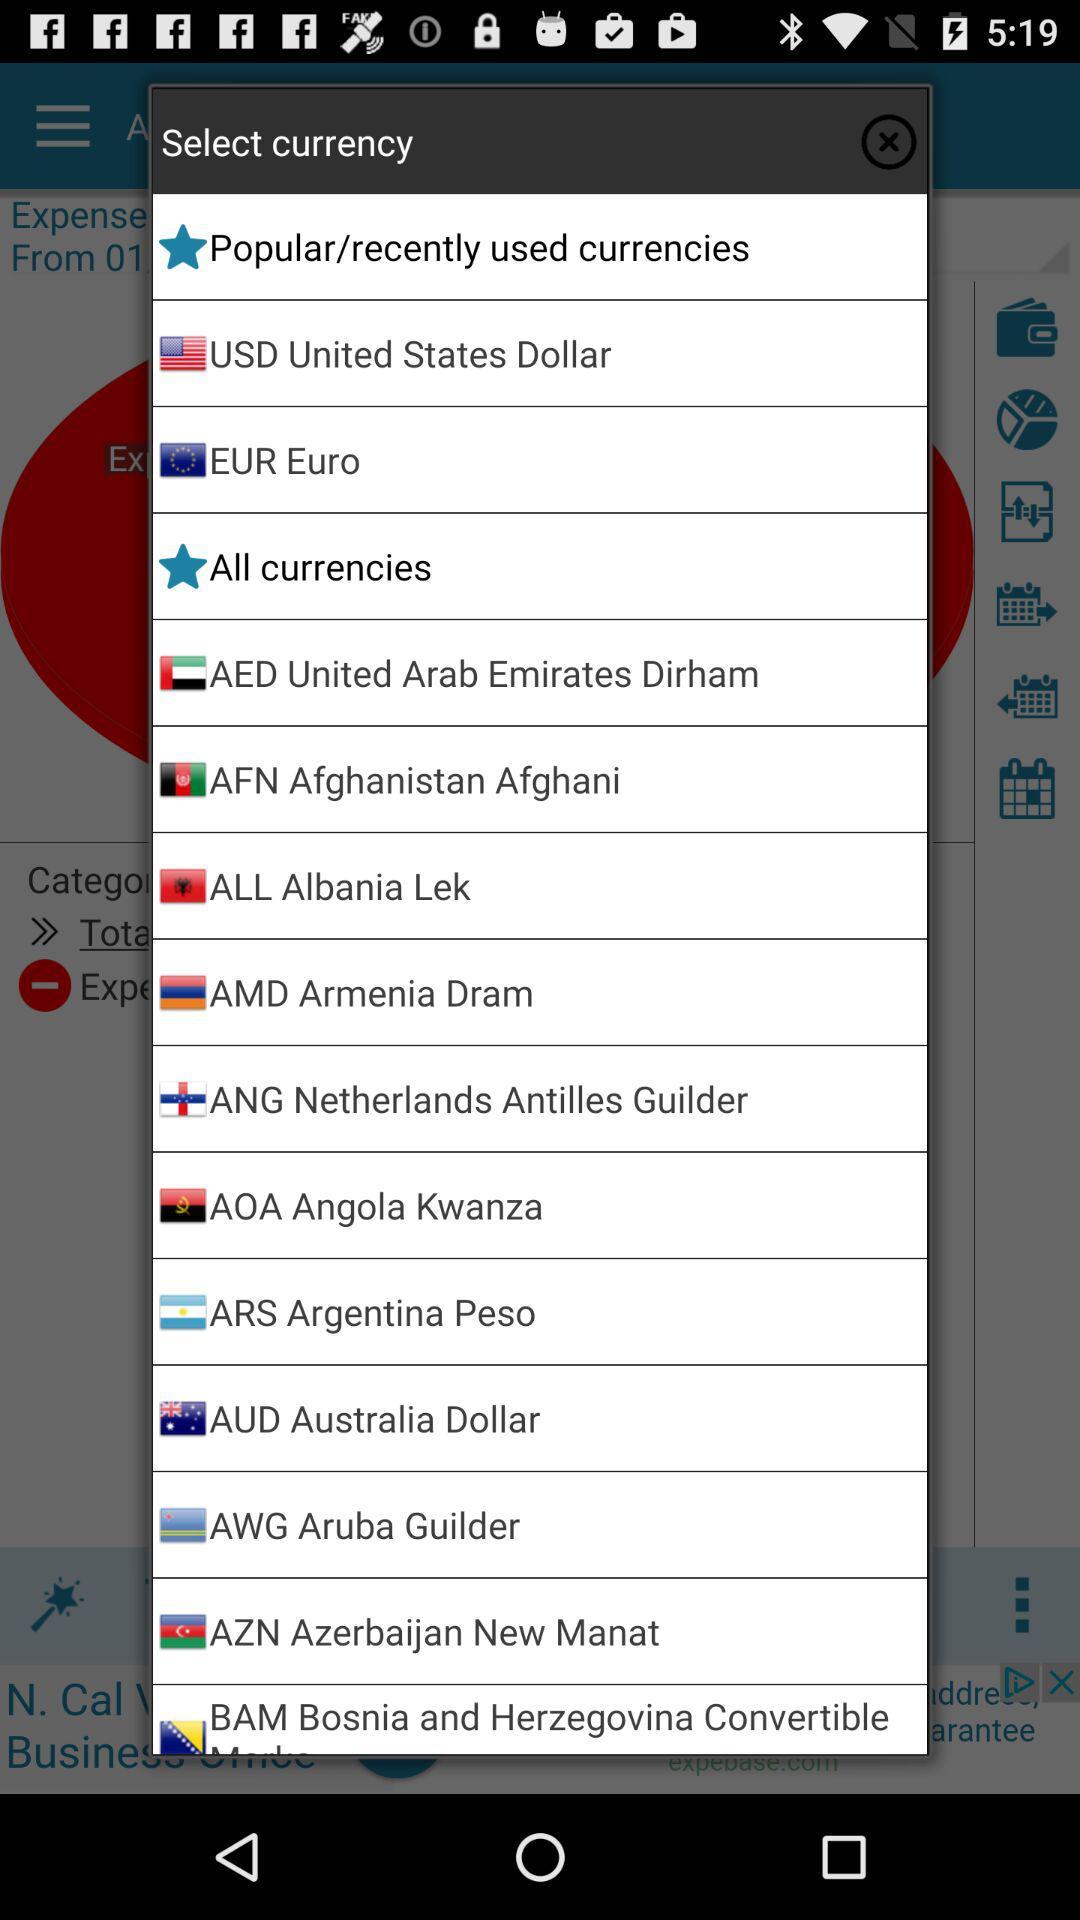 Image resolution: width=1080 pixels, height=1920 pixels. What do you see at coordinates (887, 140) in the screenshot?
I see `exit select currency` at bounding box center [887, 140].